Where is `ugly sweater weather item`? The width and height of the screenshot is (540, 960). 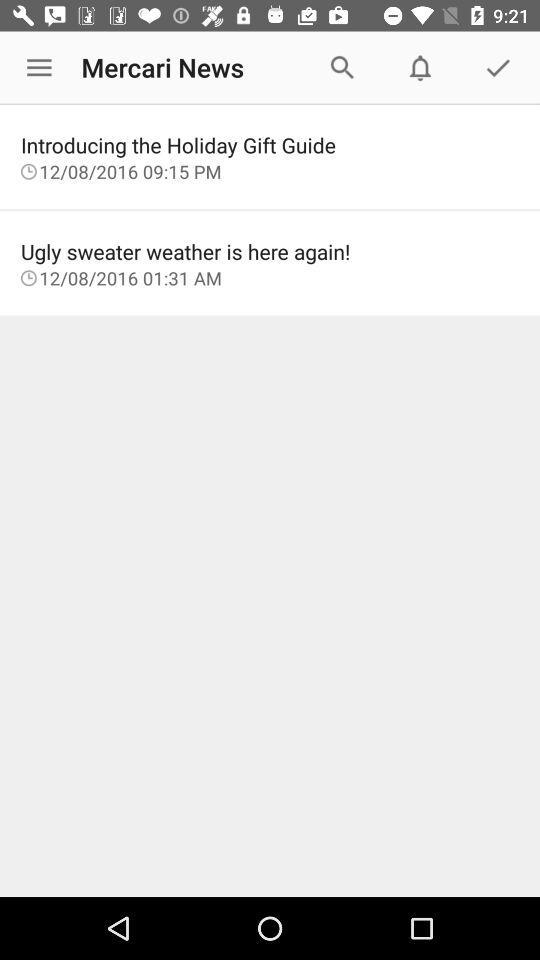 ugly sweater weather item is located at coordinates (270, 250).